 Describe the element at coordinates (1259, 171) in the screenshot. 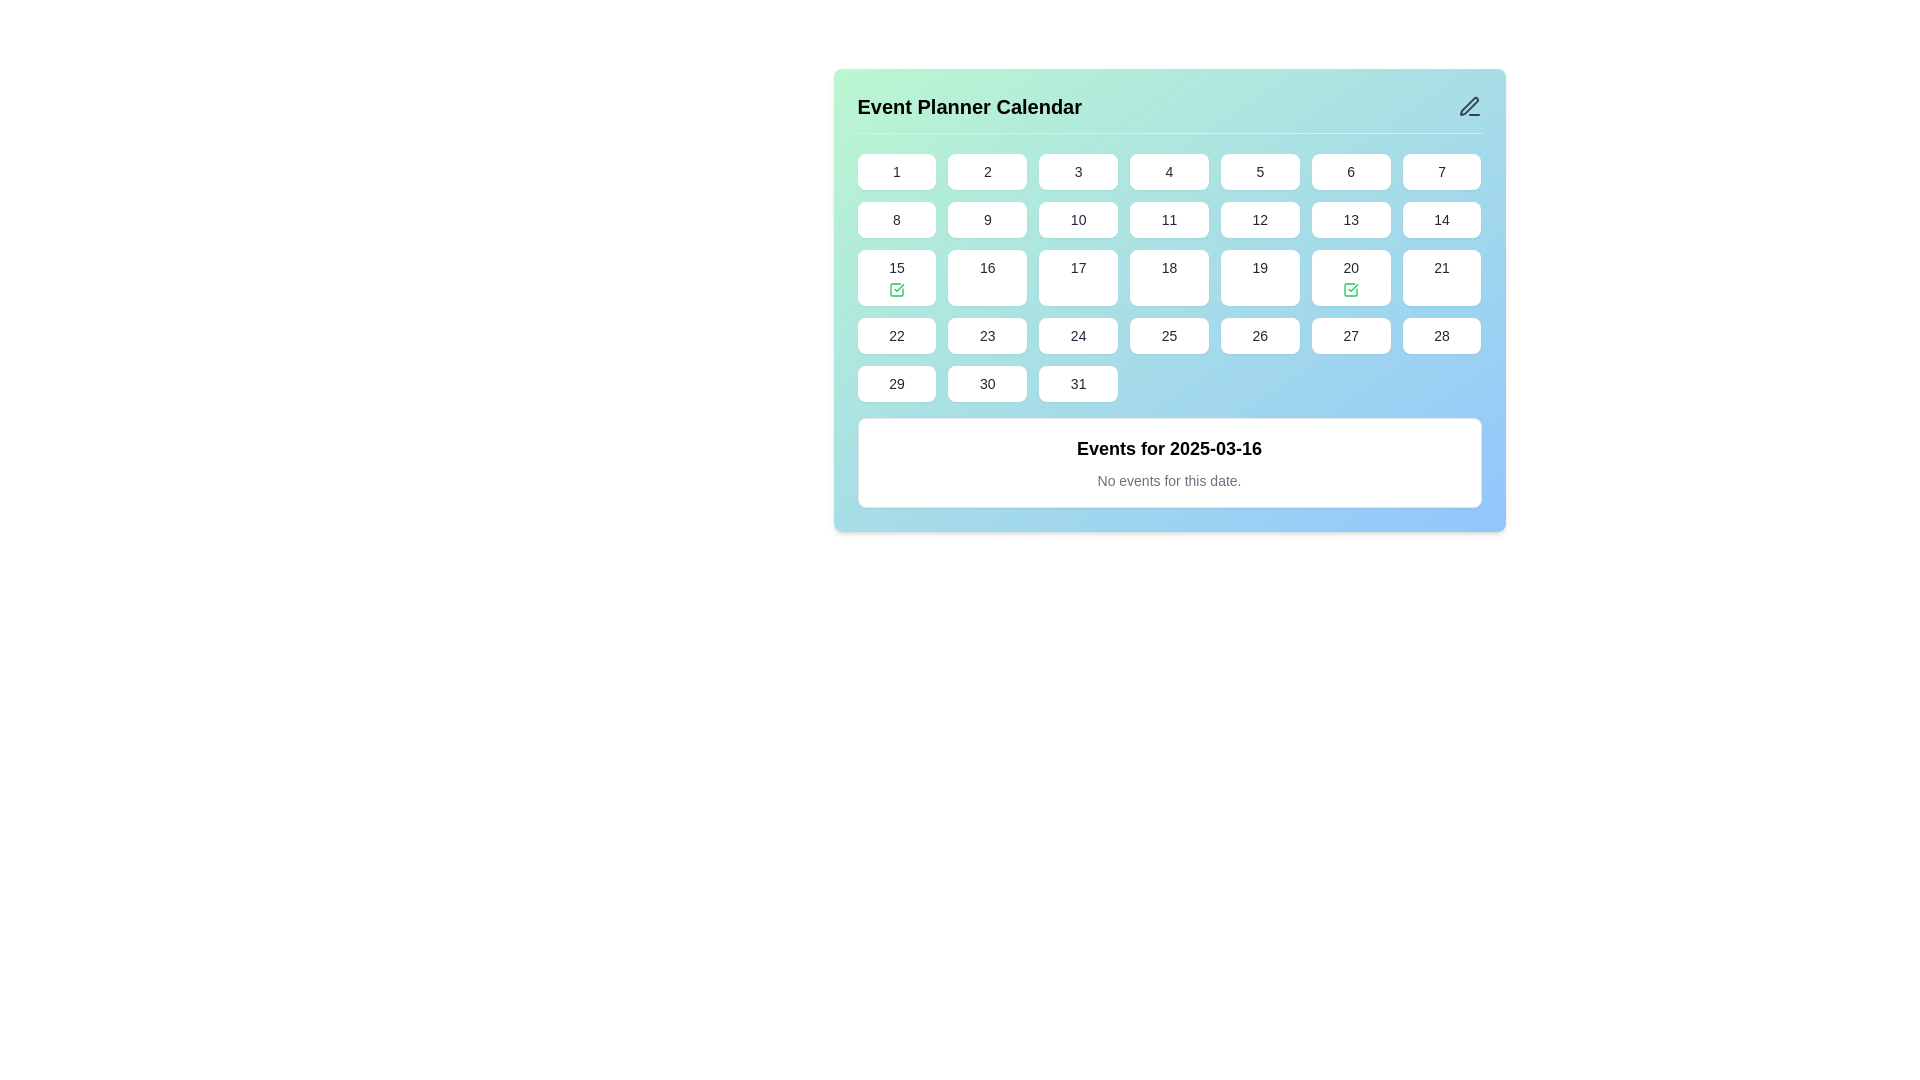

I see `the rectangular button displaying the number '5' in bold font, located in the first row of a calendar grid, to trigger the hover effects` at that location.